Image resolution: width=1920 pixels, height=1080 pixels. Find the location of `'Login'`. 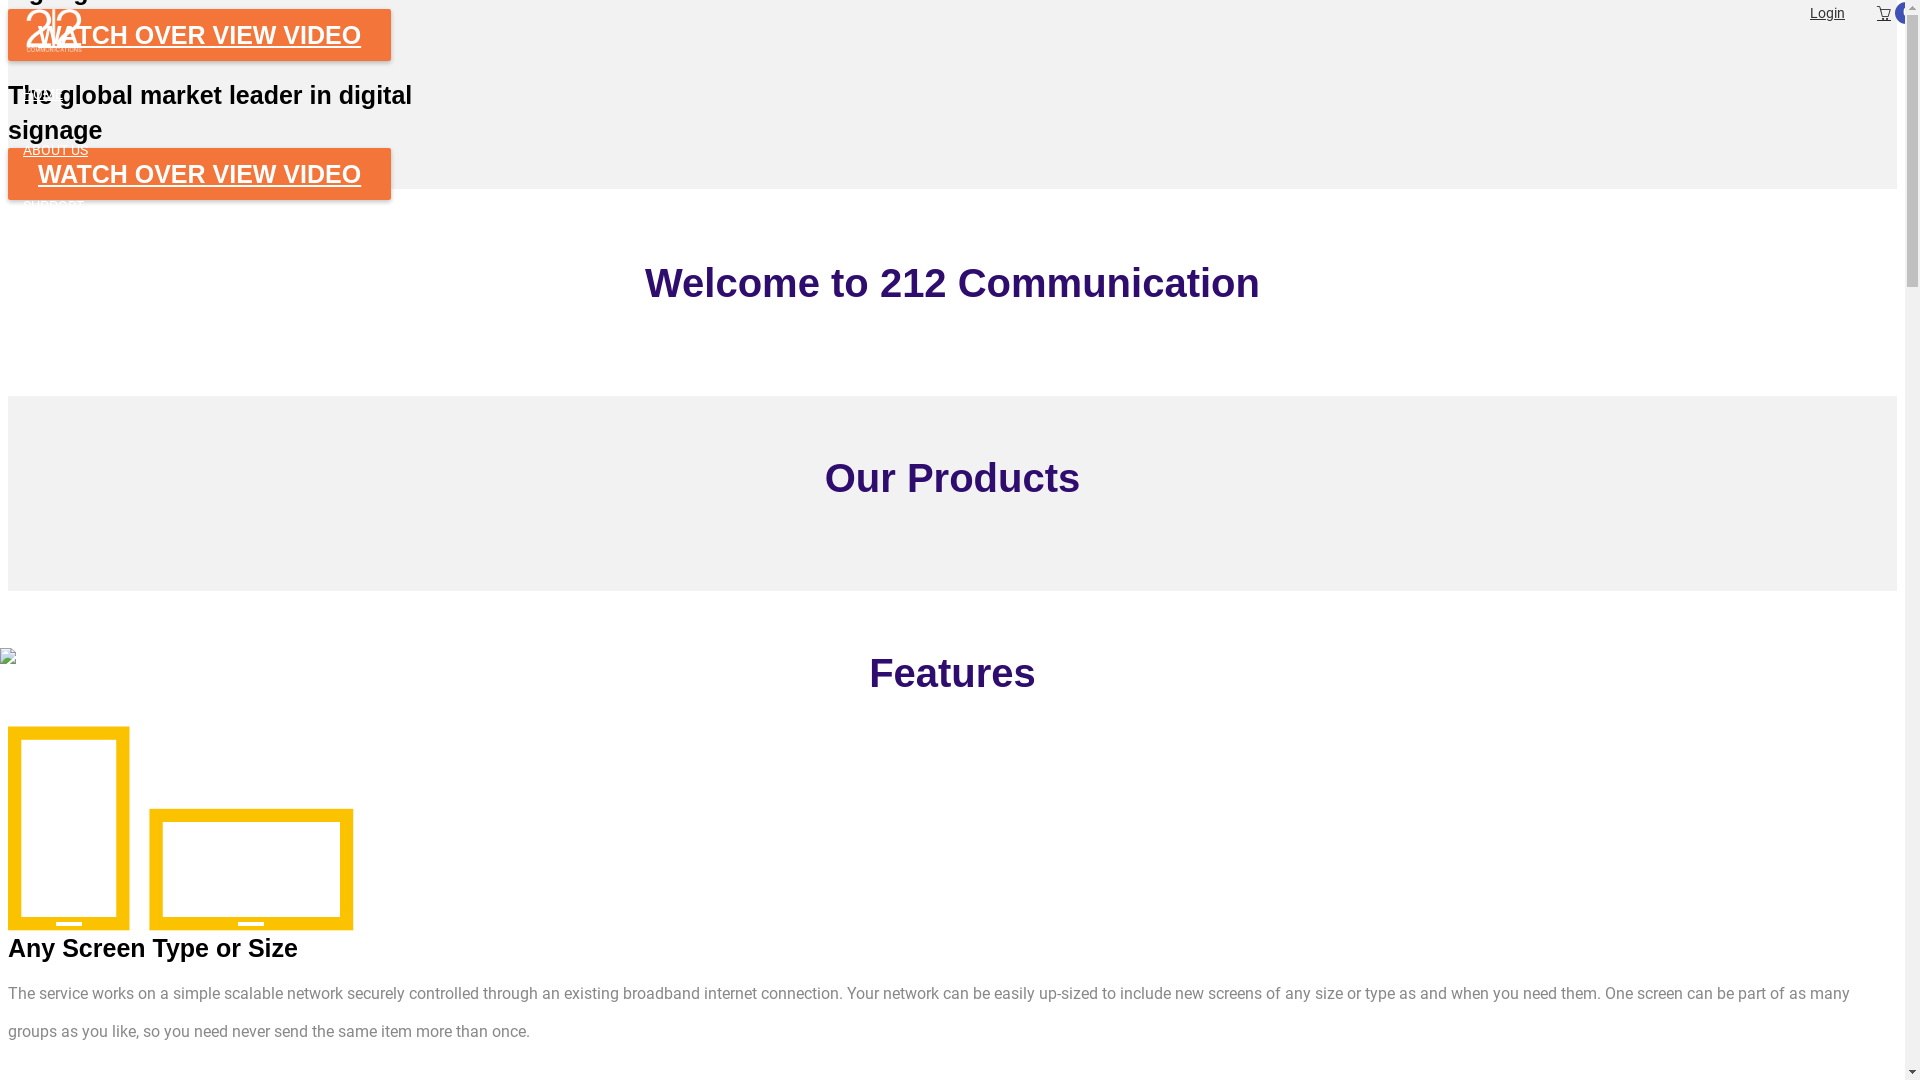

'Login' is located at coordinates (1827, 12).